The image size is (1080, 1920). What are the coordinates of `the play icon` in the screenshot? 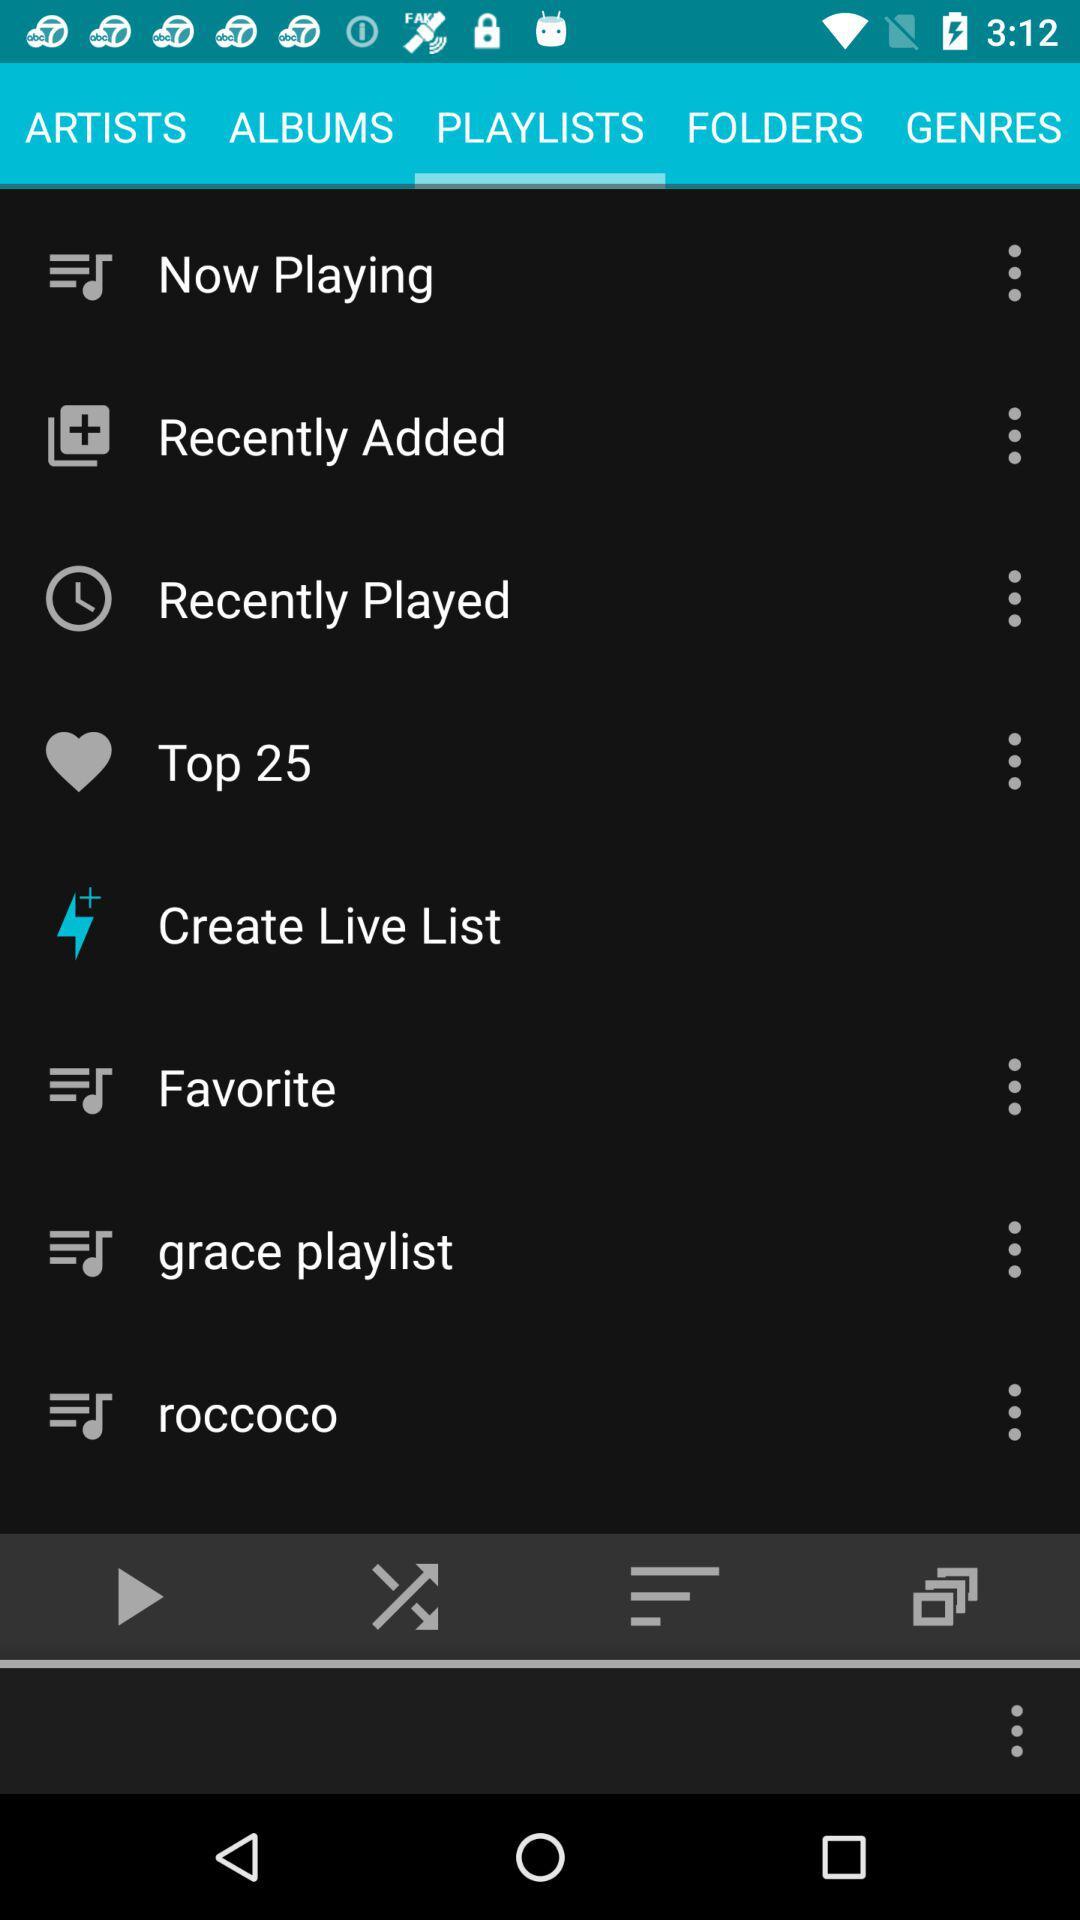 It's located at (135, 1595).